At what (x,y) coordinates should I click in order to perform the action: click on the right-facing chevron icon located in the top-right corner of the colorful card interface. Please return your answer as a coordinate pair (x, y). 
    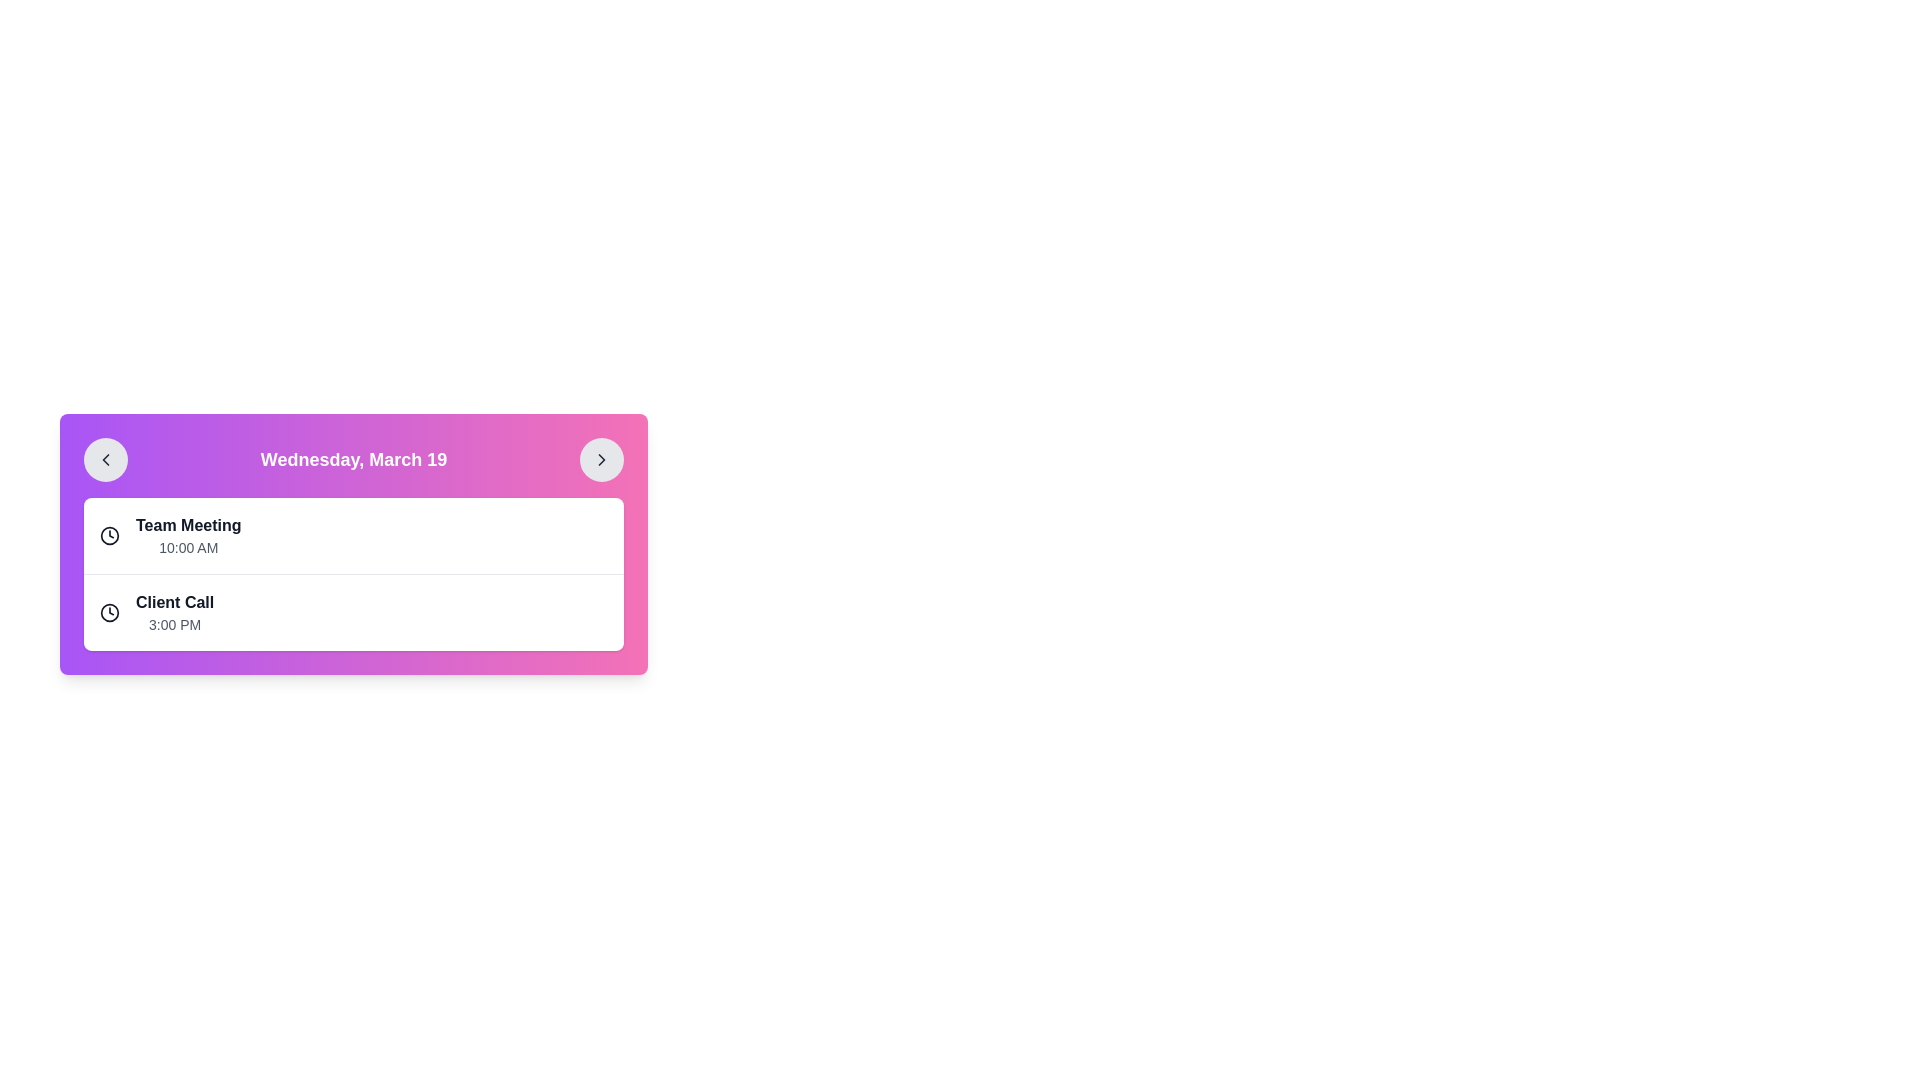
    Looking at the image, I should click on (600, 459).